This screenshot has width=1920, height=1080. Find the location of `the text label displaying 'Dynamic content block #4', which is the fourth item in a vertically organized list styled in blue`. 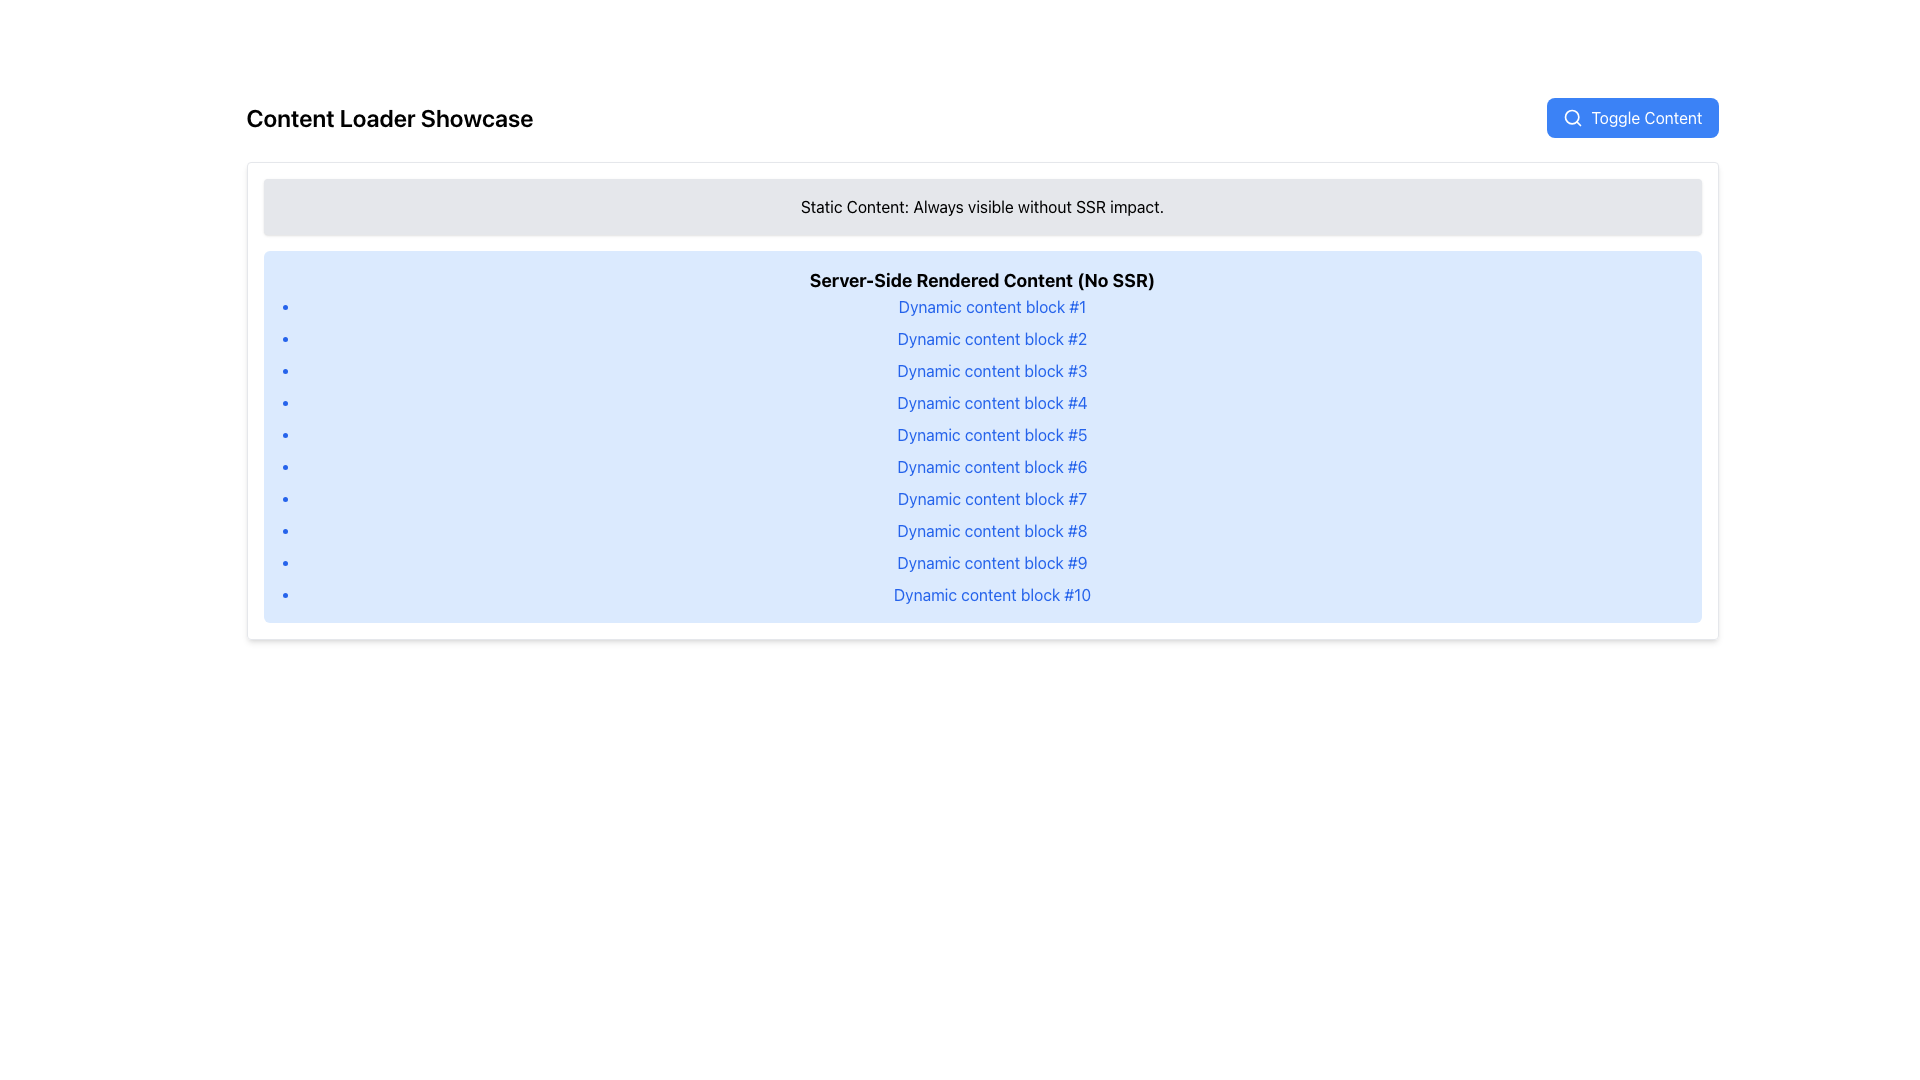

the text label displaying 'Dynamic content block #4', which is the fourth item in a vertically organized list styled in blue is located at coordinates (992, 402).